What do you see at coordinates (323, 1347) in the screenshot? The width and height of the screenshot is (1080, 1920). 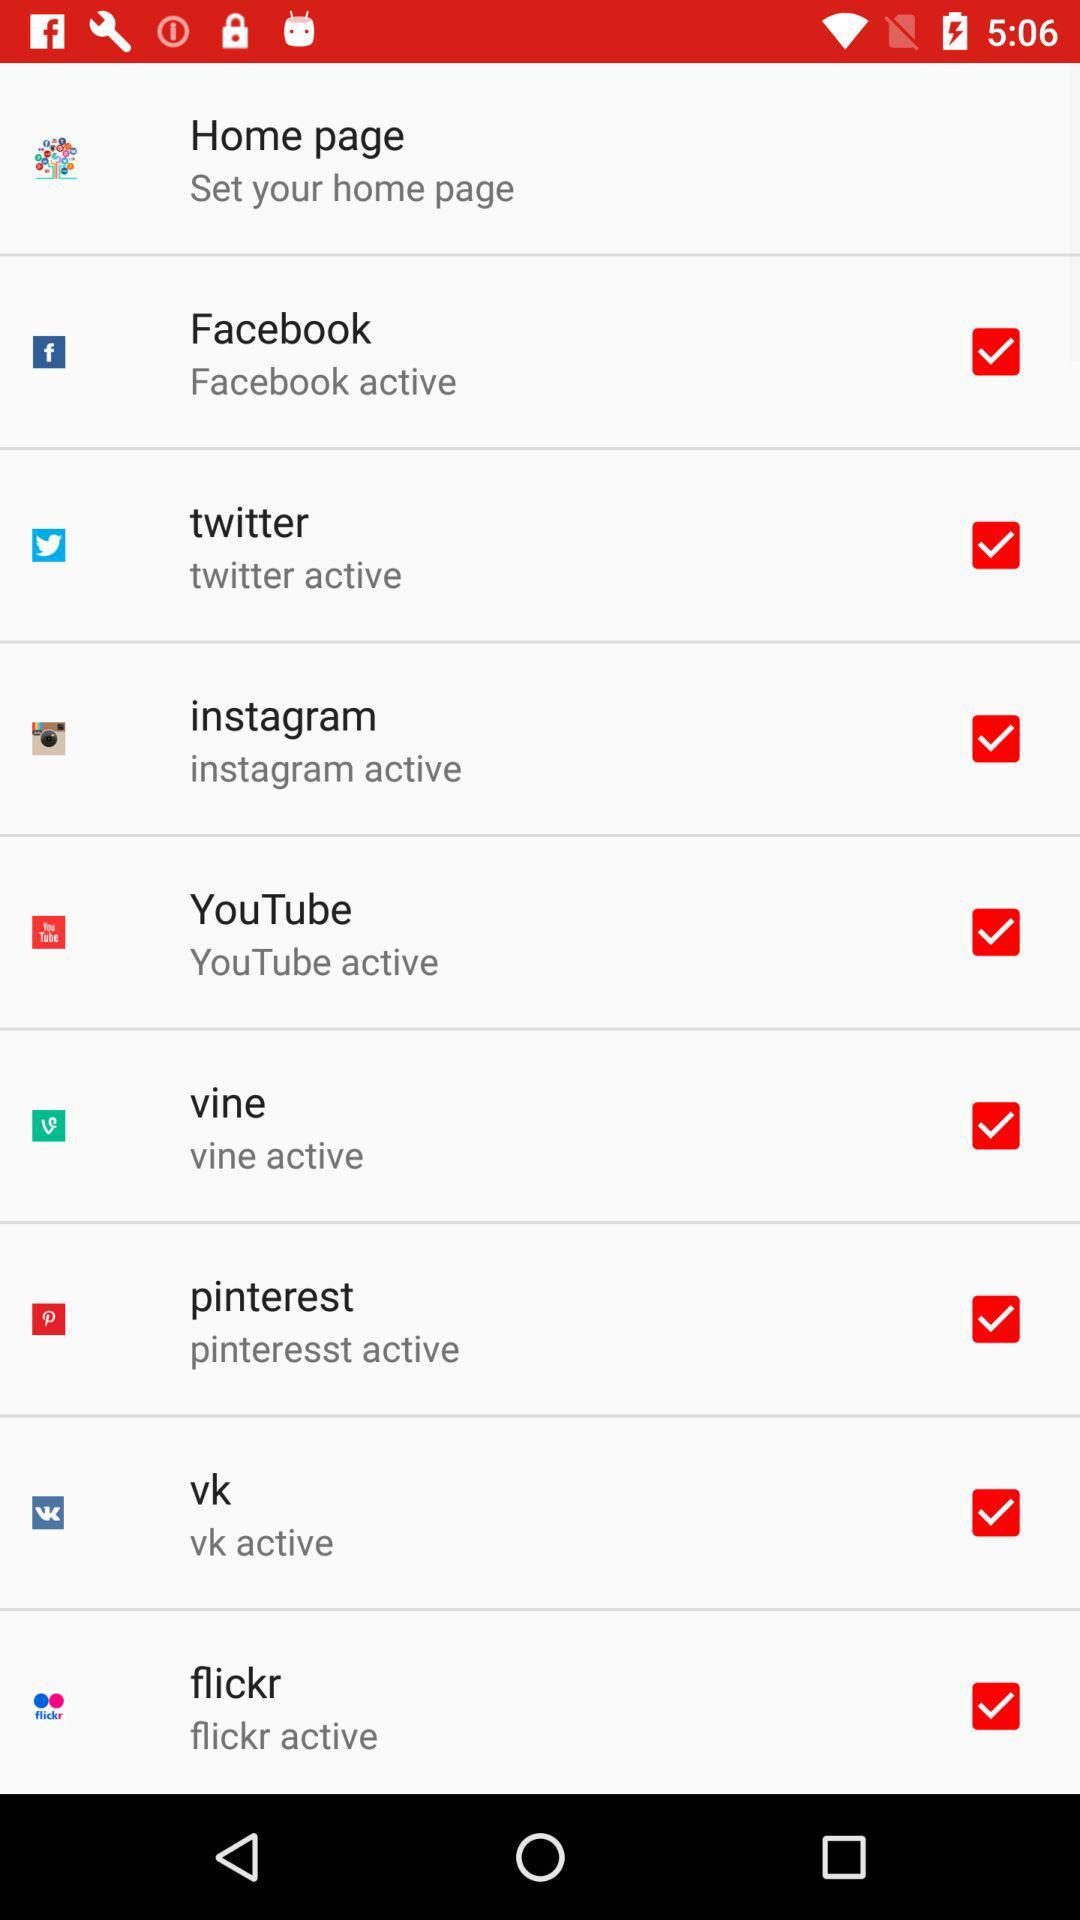 I see `the item above vk app` at bounding box center [323, 1347].